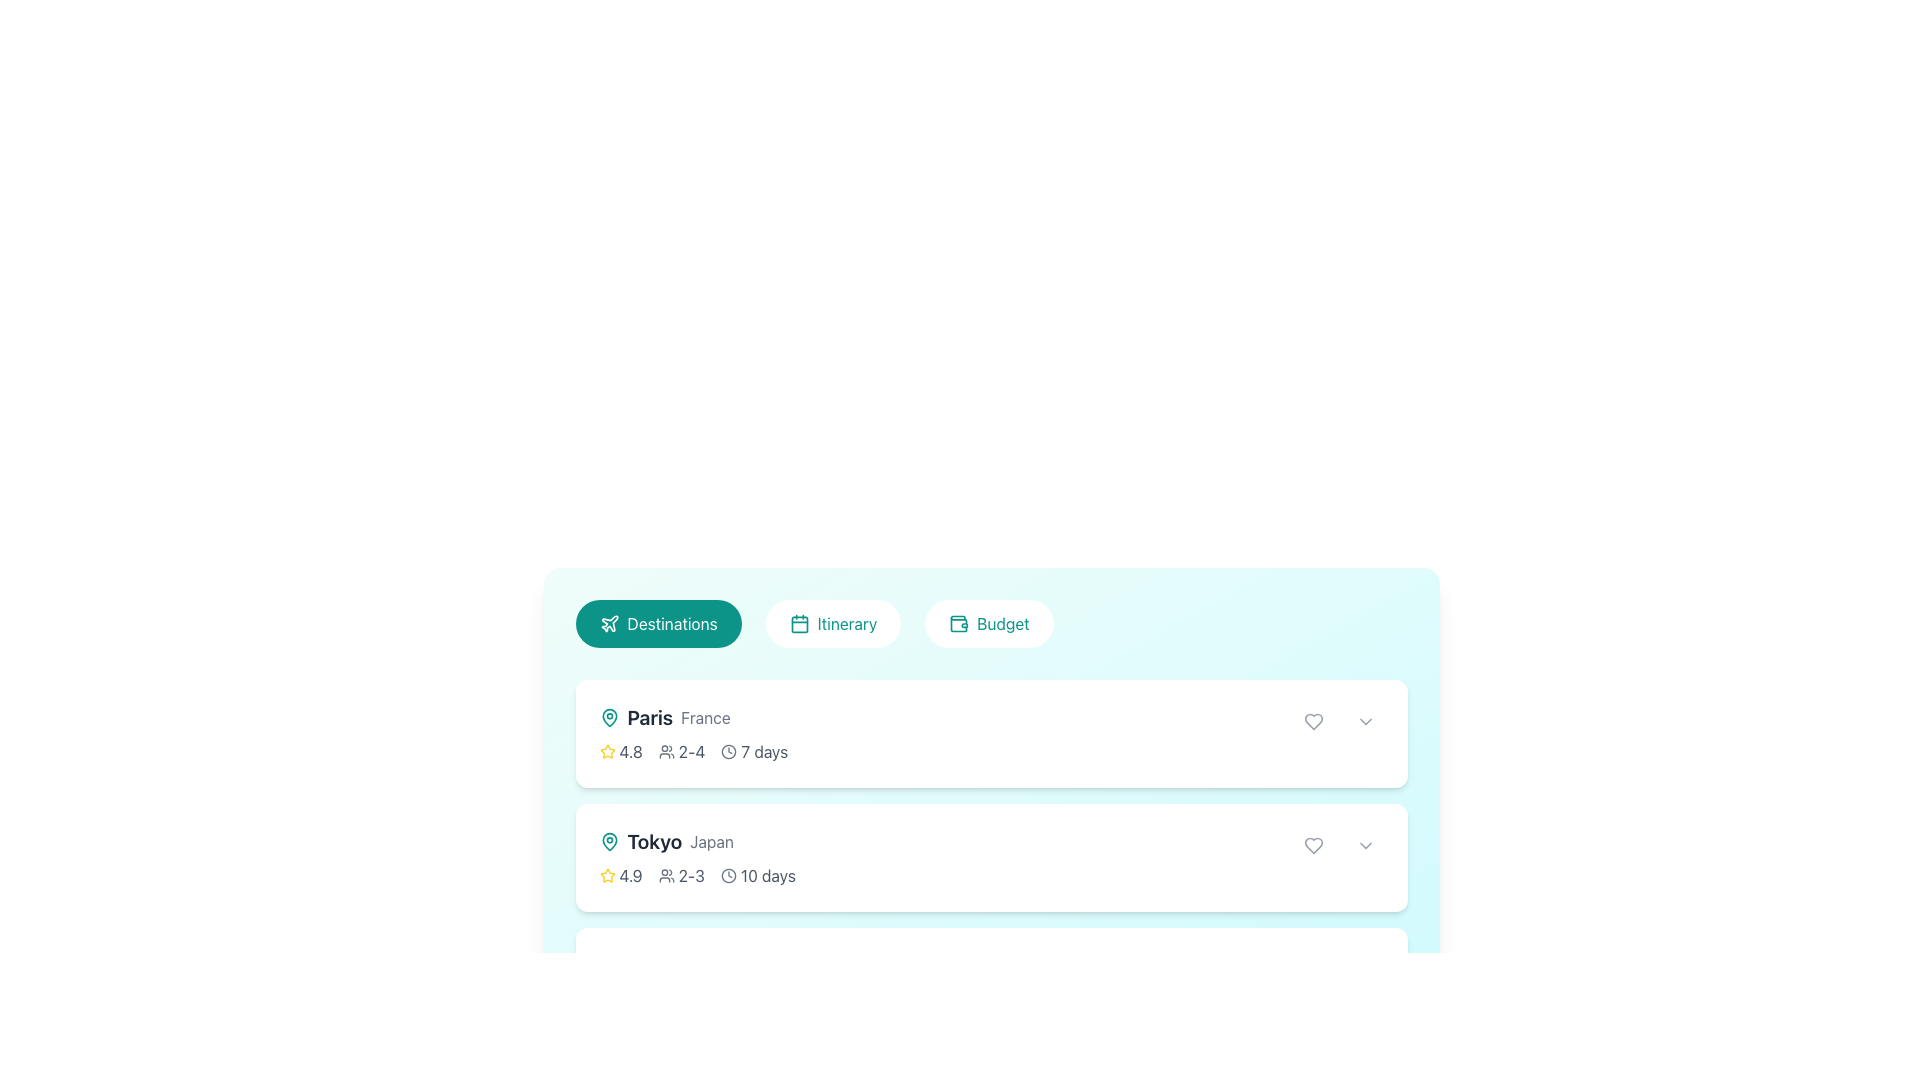  What do you see at coordinates (712, 841) in the screenshot?
I see `the text label displaying the country name 'Japan', which is located to the right of 'Tokyo' and below 'Paris France' in a horizontal list` at bounding box center [712, 841].